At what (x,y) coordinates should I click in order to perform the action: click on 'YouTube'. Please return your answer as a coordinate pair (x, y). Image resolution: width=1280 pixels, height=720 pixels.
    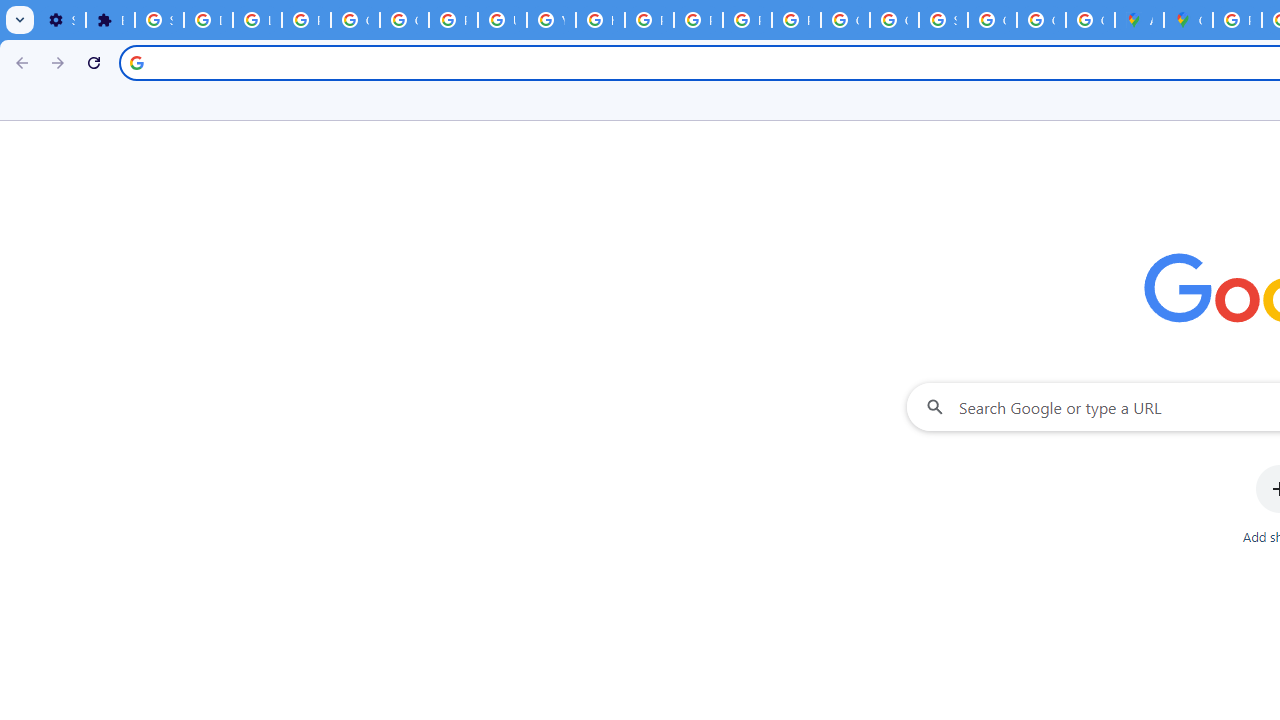
    Looking at the image, I should click on (551, 20).